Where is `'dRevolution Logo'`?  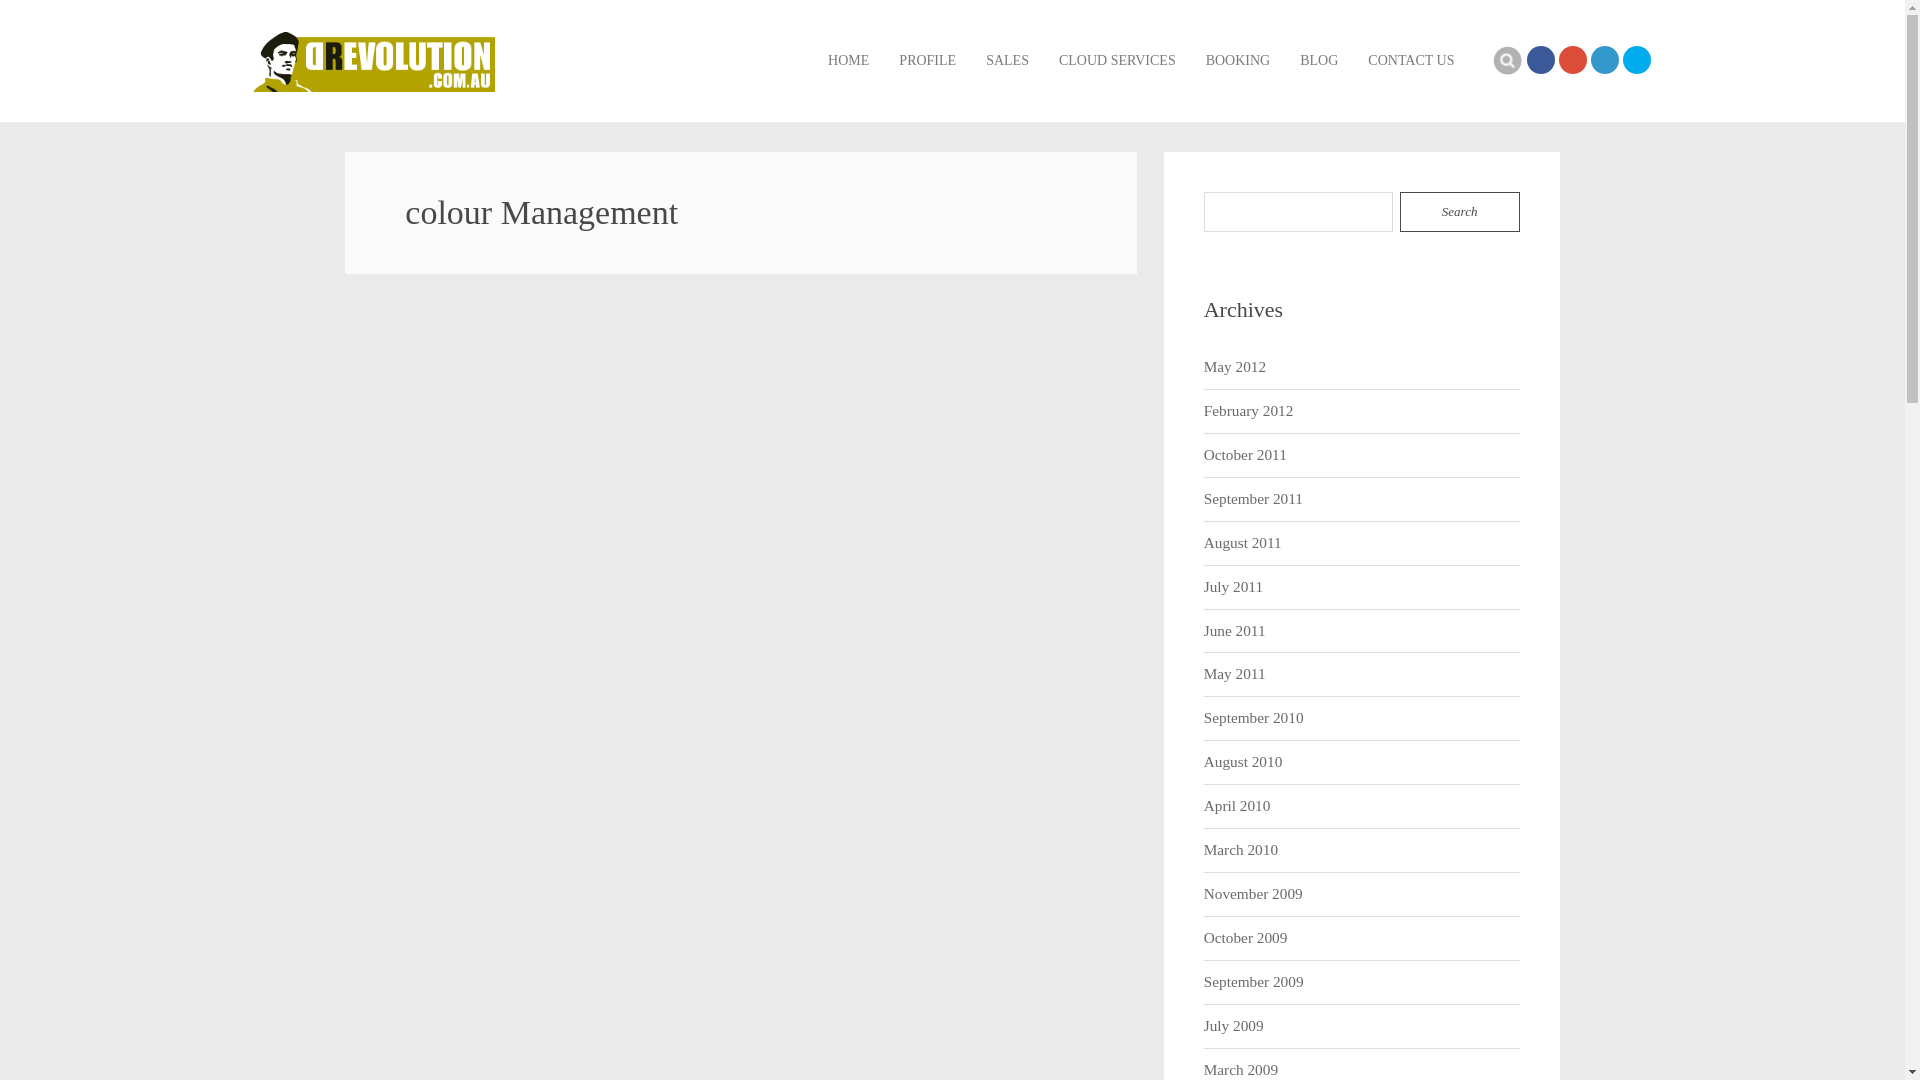 'dRevolution Logo' is located at coordinates (373, 60).